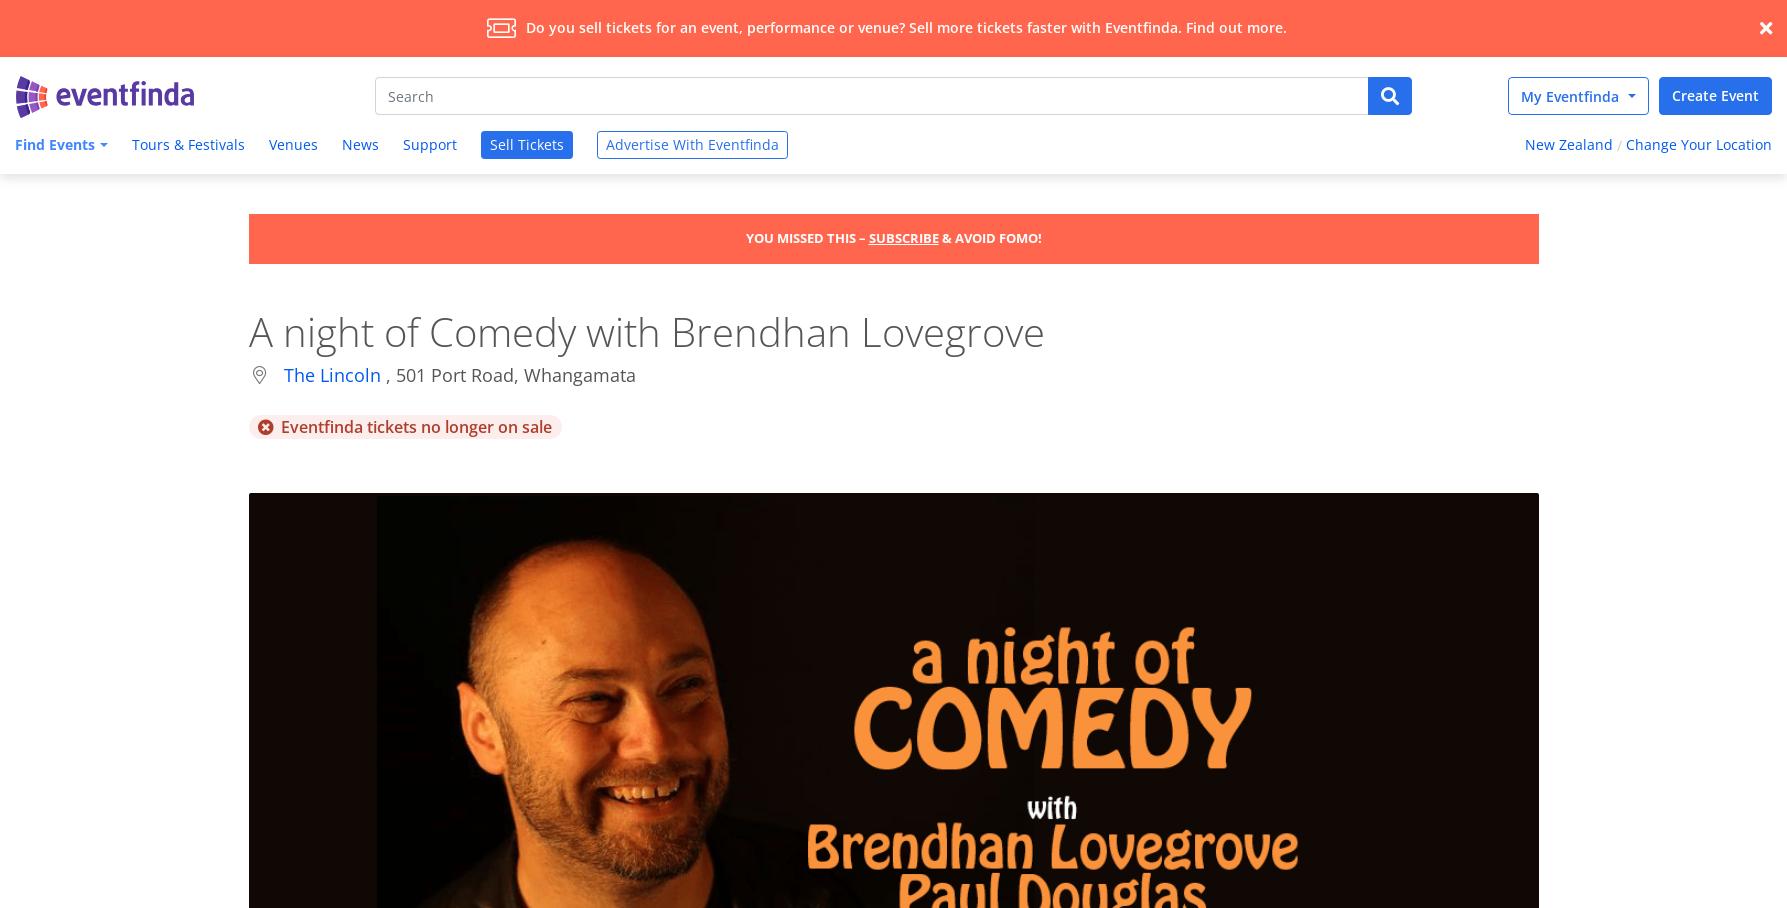 The width and height of the screenshot is (1787, 908). I want to click on 'The Lincoln', so click(332, 374).